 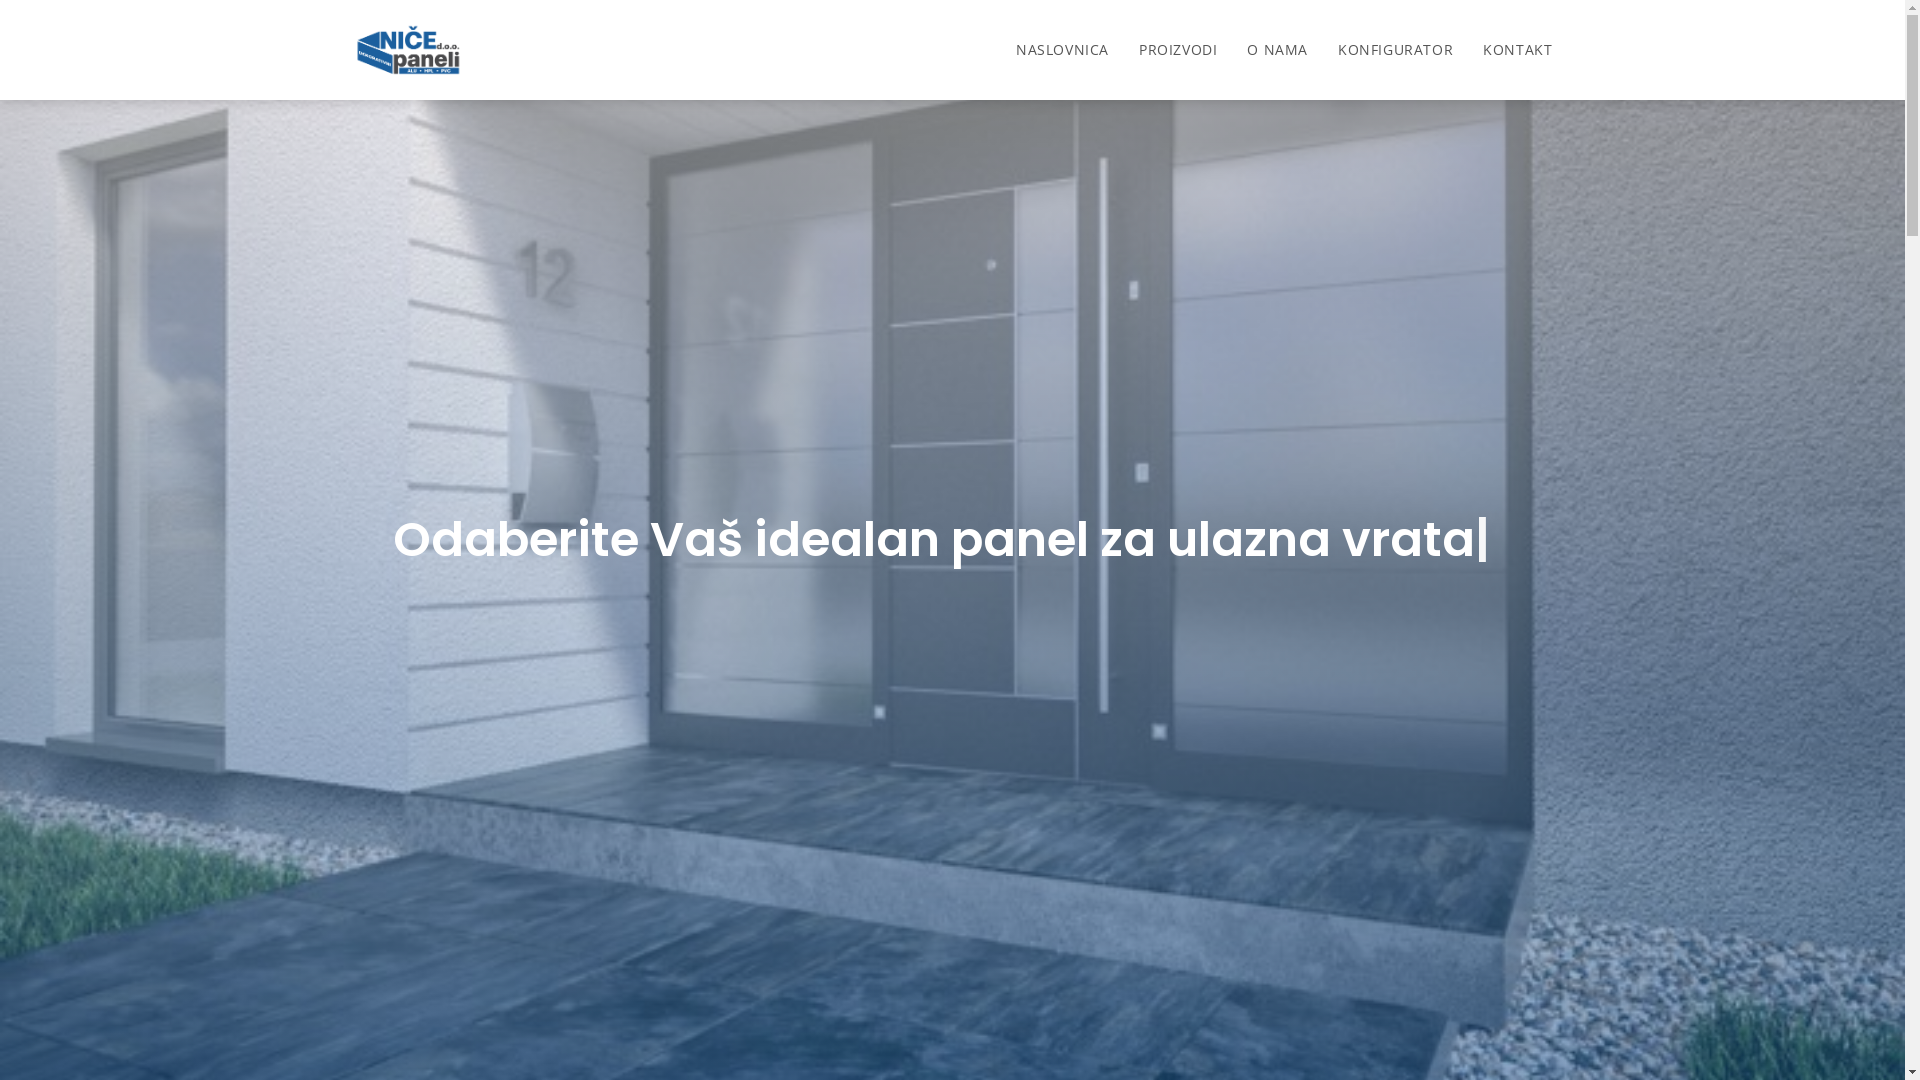 What do you see at coordinates (1394, 49) in the screenshot?
I see `'KONFIGURATOR'` at bounding box center [1394, 49].